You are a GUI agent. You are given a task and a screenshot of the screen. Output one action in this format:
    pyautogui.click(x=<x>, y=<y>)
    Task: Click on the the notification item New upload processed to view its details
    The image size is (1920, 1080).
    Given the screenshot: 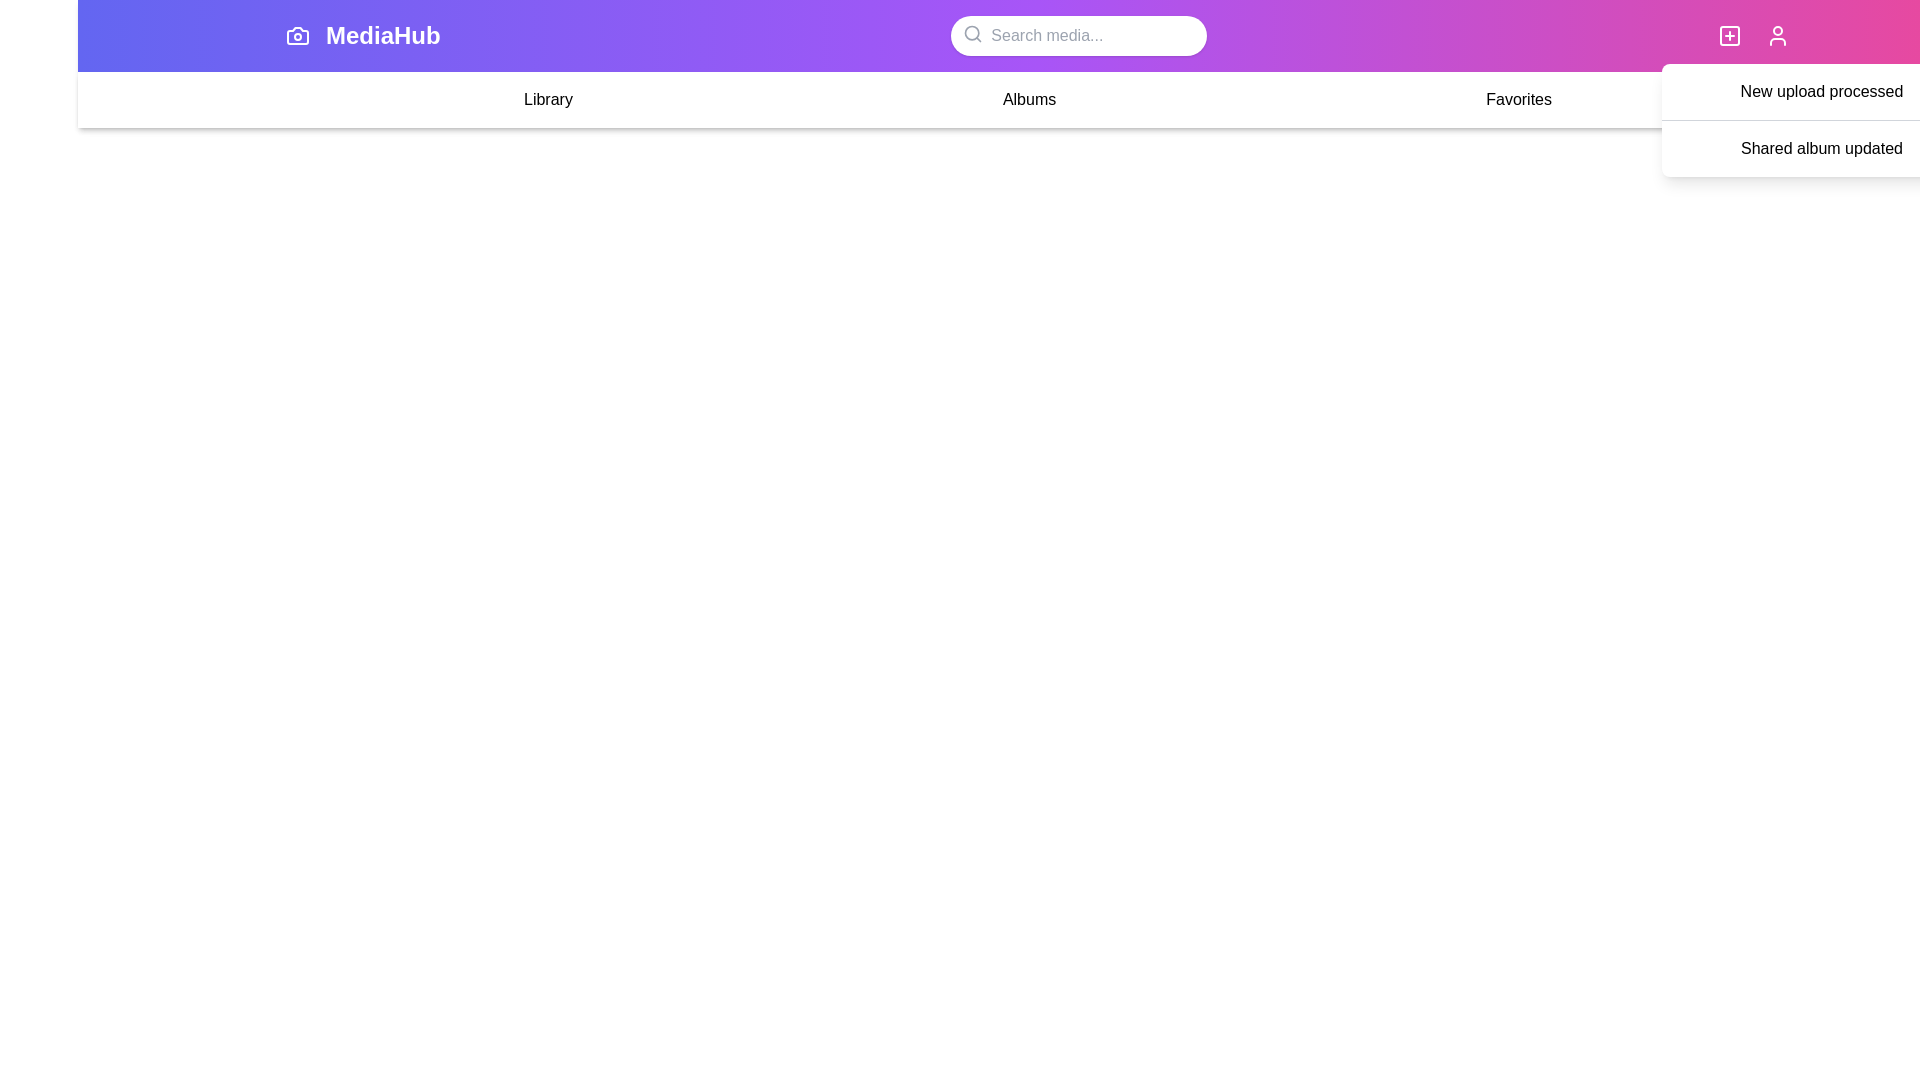 What is the action you would take?
    pyautogui.click(x=1822, y=92)
    